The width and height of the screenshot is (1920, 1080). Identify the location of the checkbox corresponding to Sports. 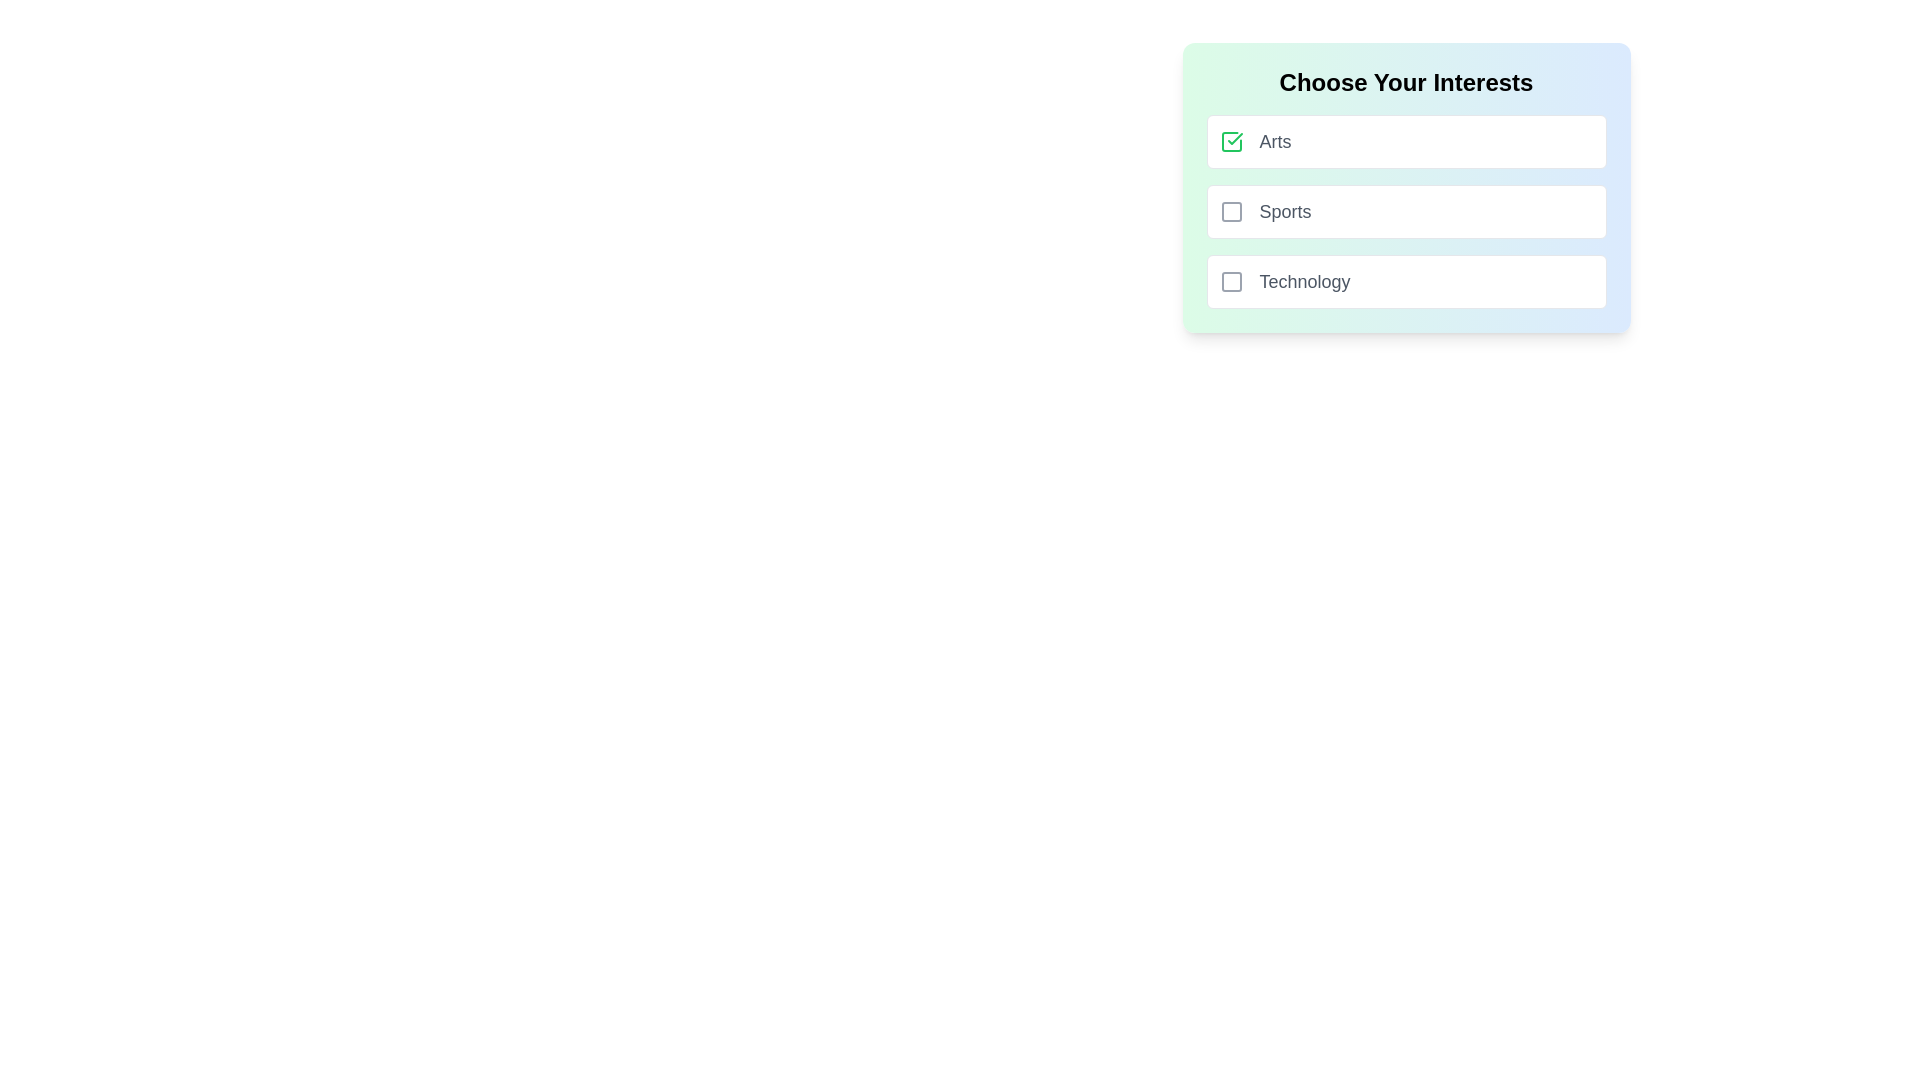
(1230, 212).